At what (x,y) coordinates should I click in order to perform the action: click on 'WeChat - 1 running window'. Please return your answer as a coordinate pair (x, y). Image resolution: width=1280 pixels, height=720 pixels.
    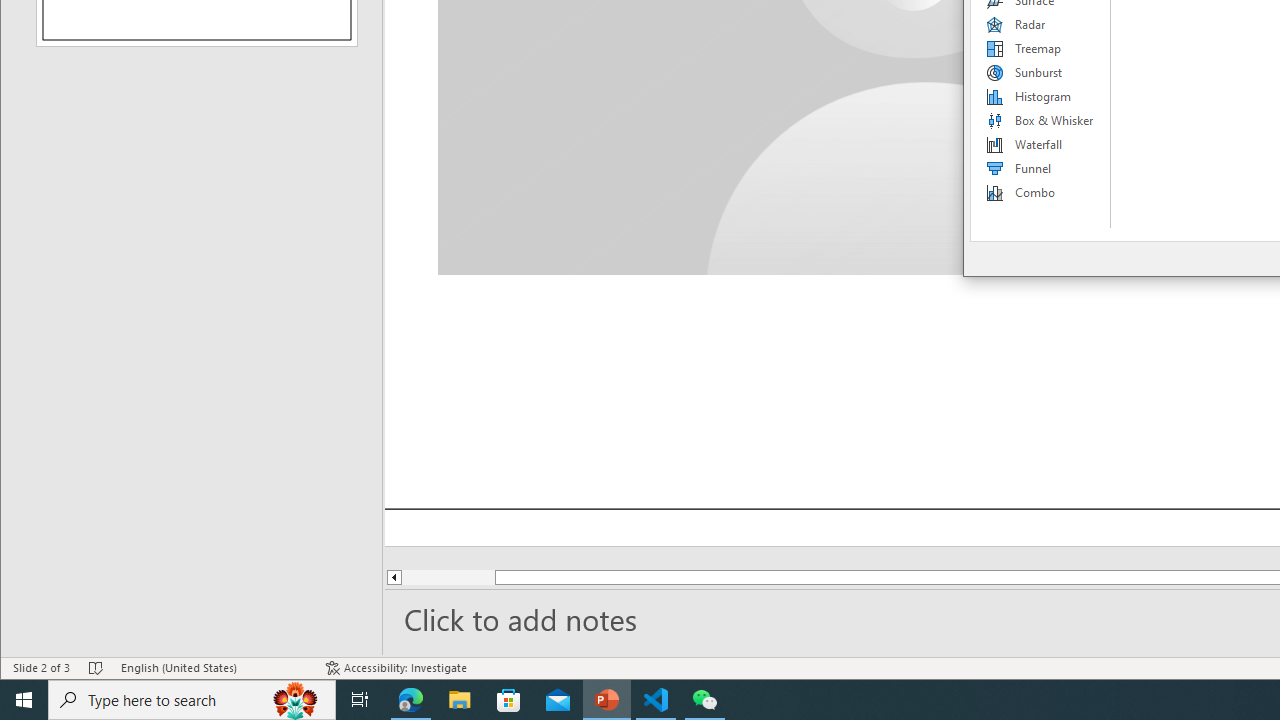
    Looking at the image, I should click on (705, 698).